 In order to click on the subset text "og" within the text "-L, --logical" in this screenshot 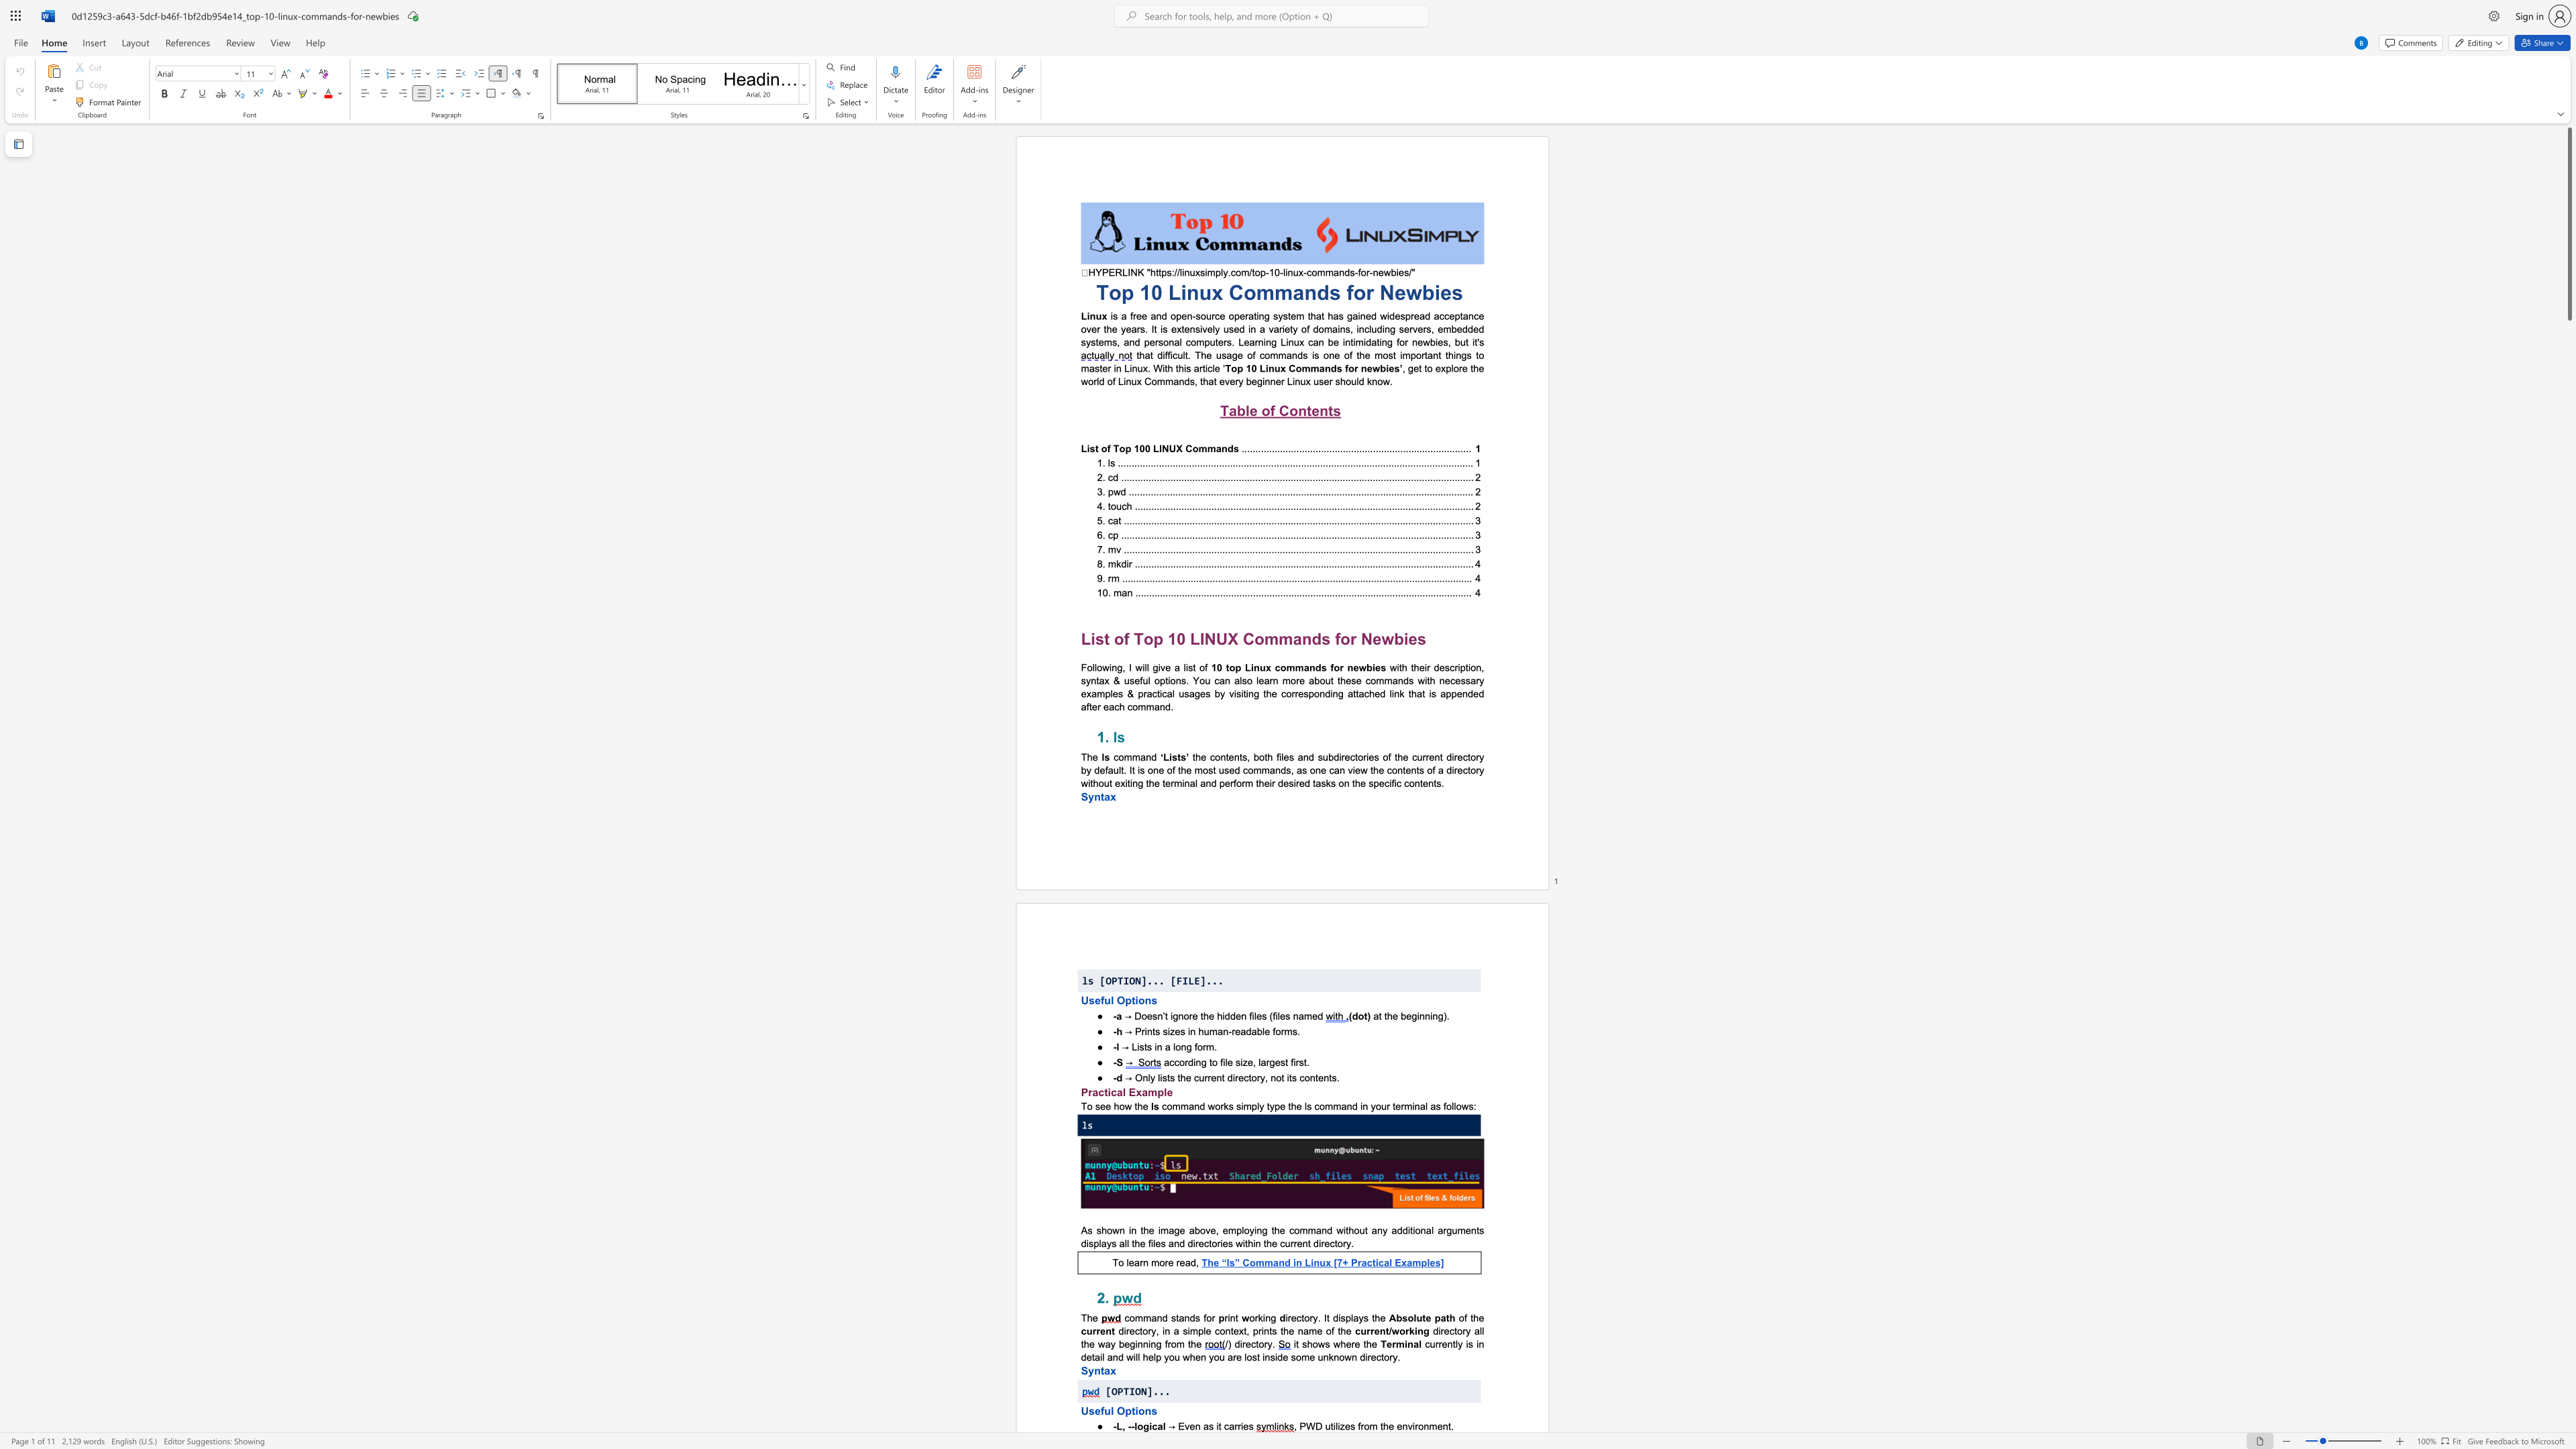, I will do `click(1136, 1426)`.